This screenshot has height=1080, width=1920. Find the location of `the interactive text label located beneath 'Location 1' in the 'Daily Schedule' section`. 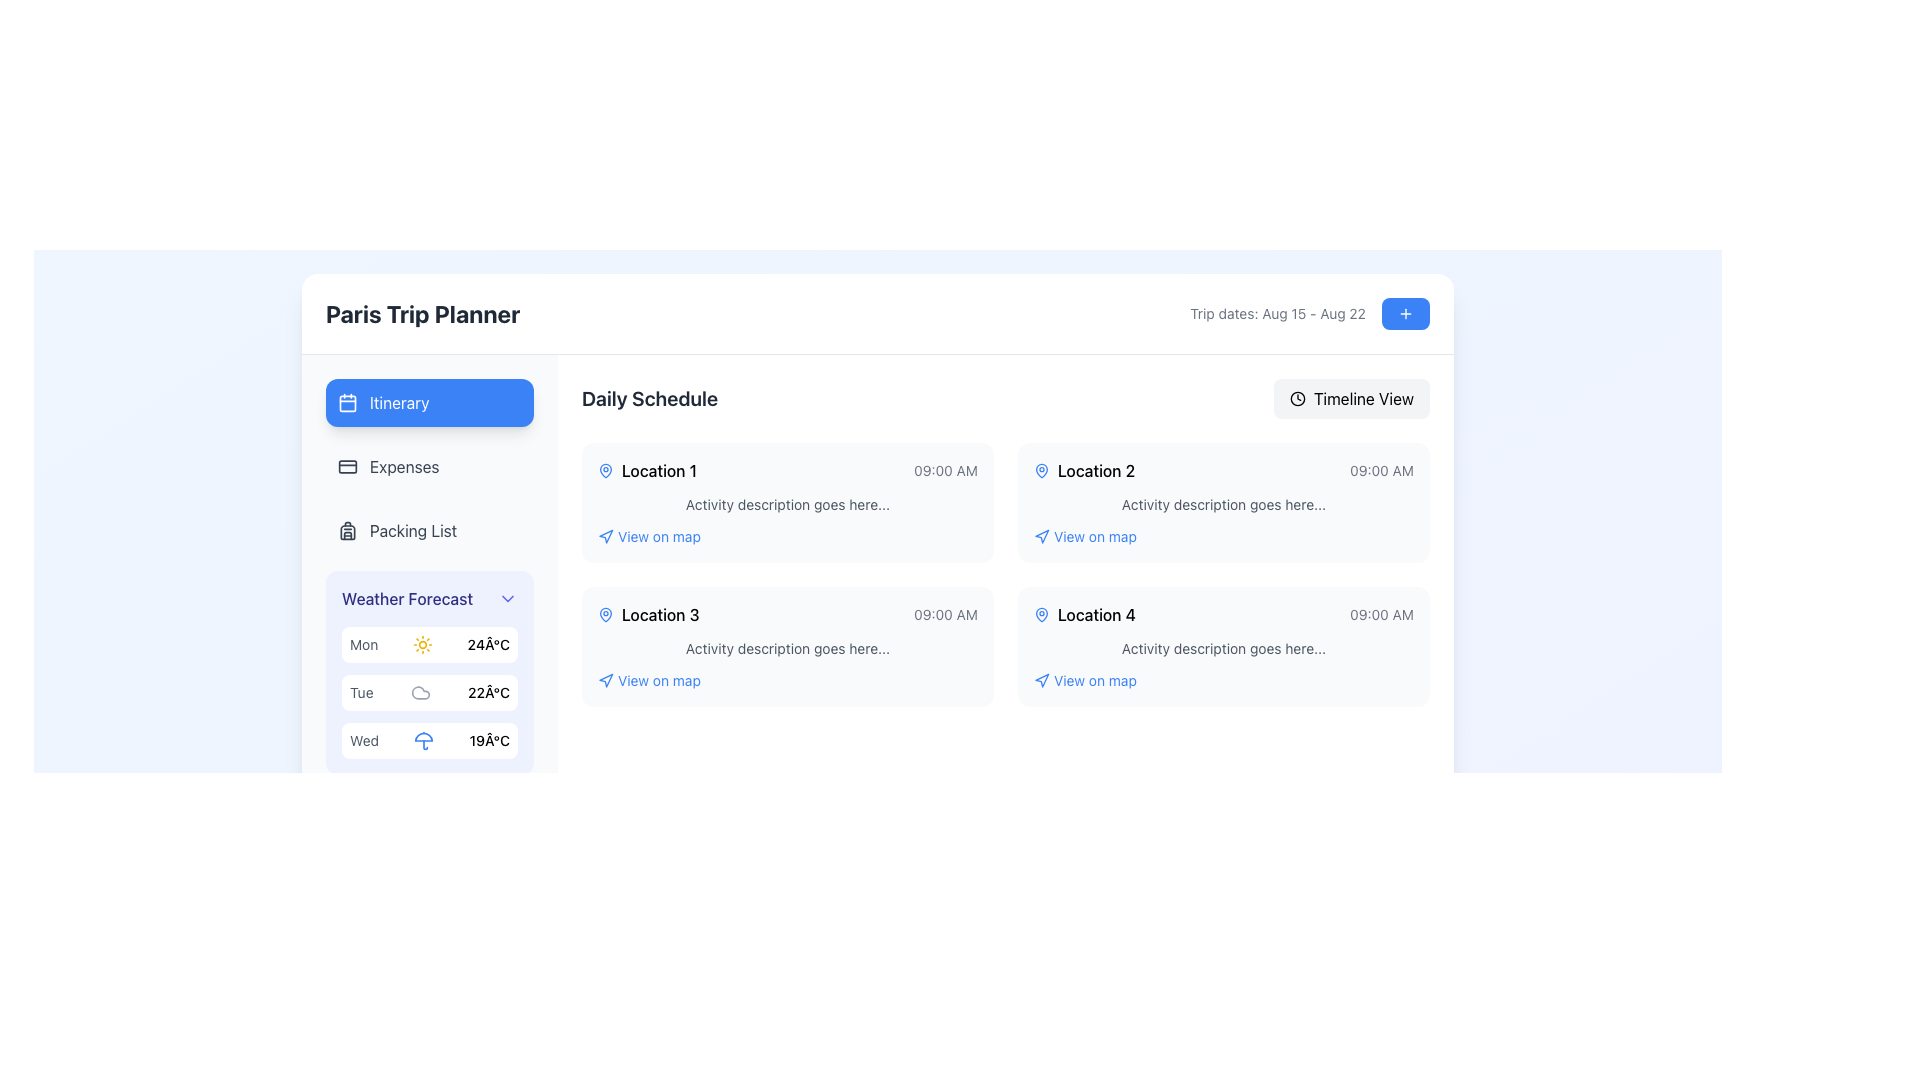

the interactive text label located beneath 'Location 1' in the 'Daily Schedule' section is located at coordinates (659, 535).